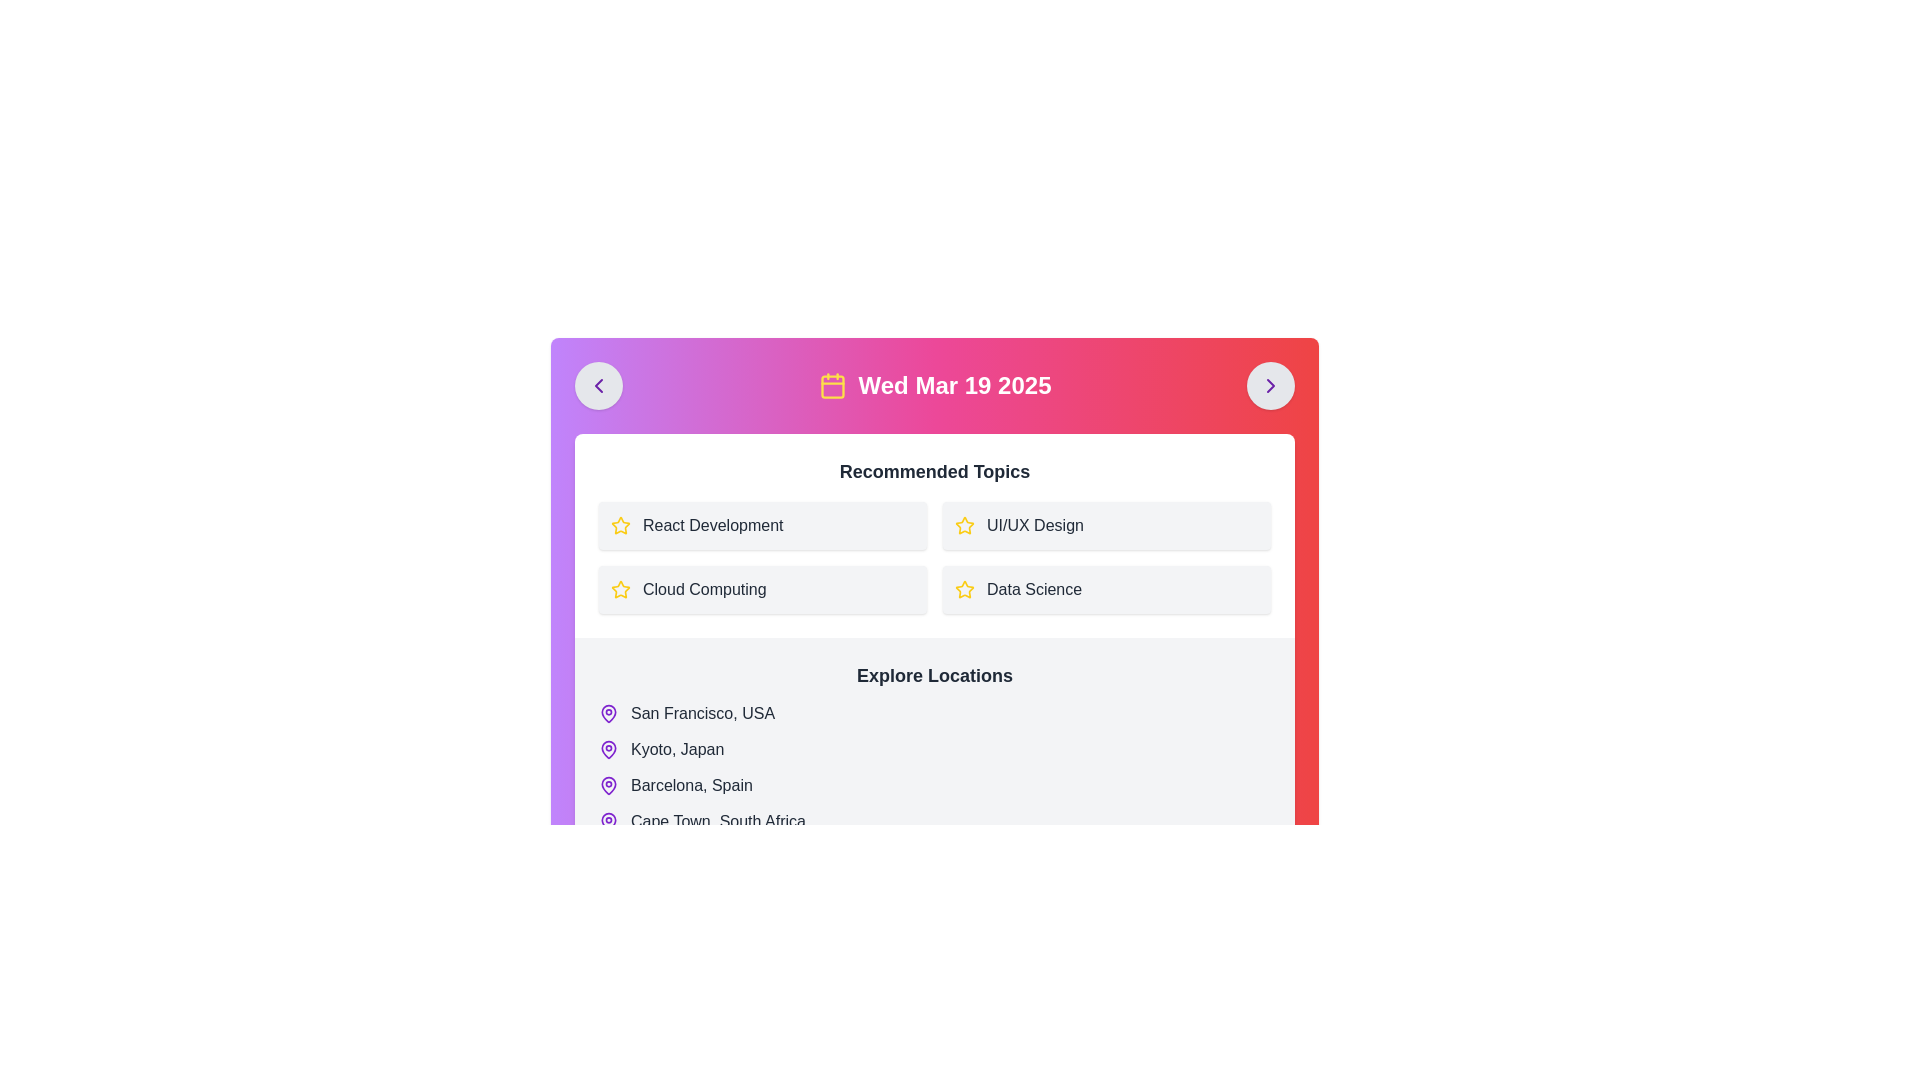 The image size is (1920, 1080). What do you see at coordinates (619, 589) in the screenshot?
I see `the icon representing the 'Cloud Computing' section in the 'Recommended Topics' group, located to the left of the text 'Cloud Computing'` at bounding box center [619, 589].